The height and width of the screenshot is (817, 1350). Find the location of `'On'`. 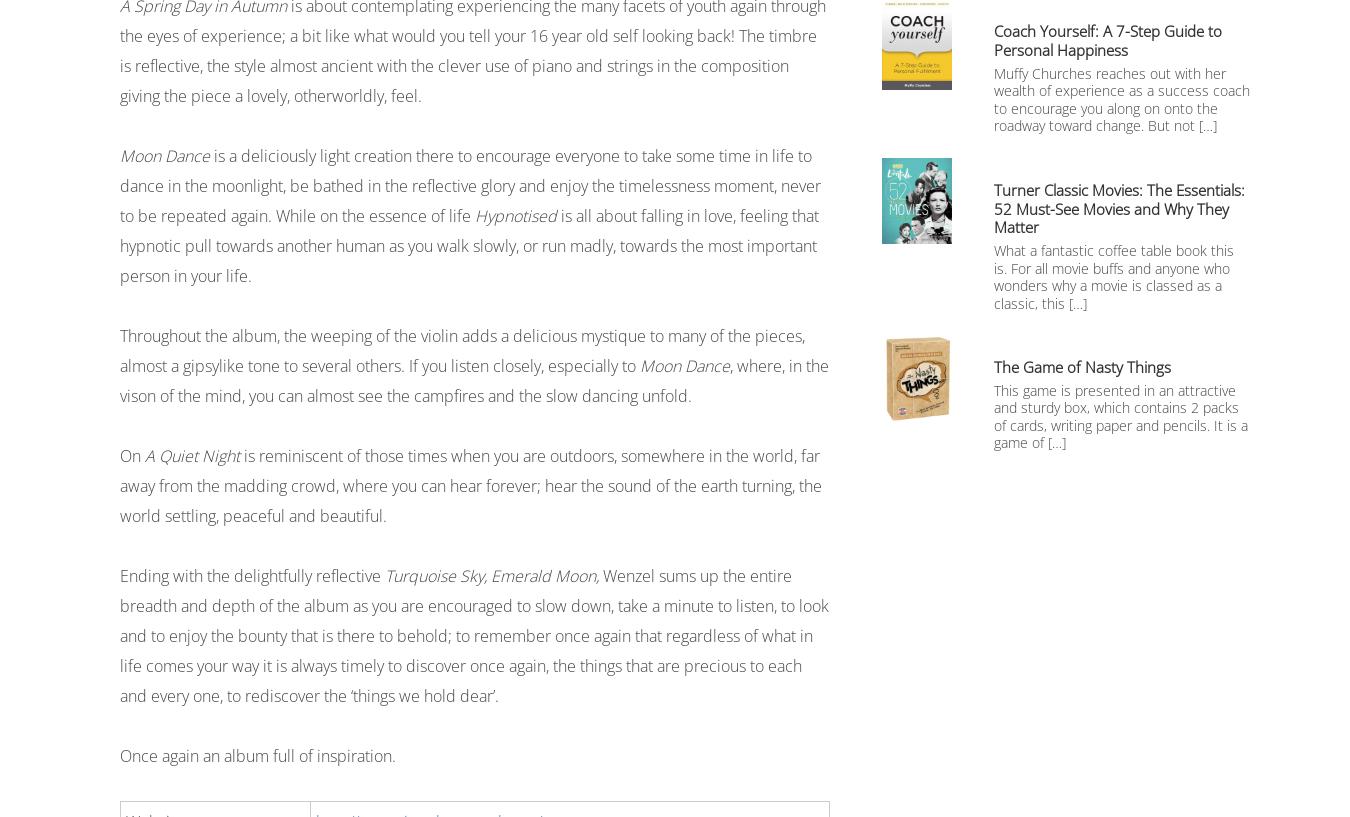

'On' is located at coordinates (132, 455).